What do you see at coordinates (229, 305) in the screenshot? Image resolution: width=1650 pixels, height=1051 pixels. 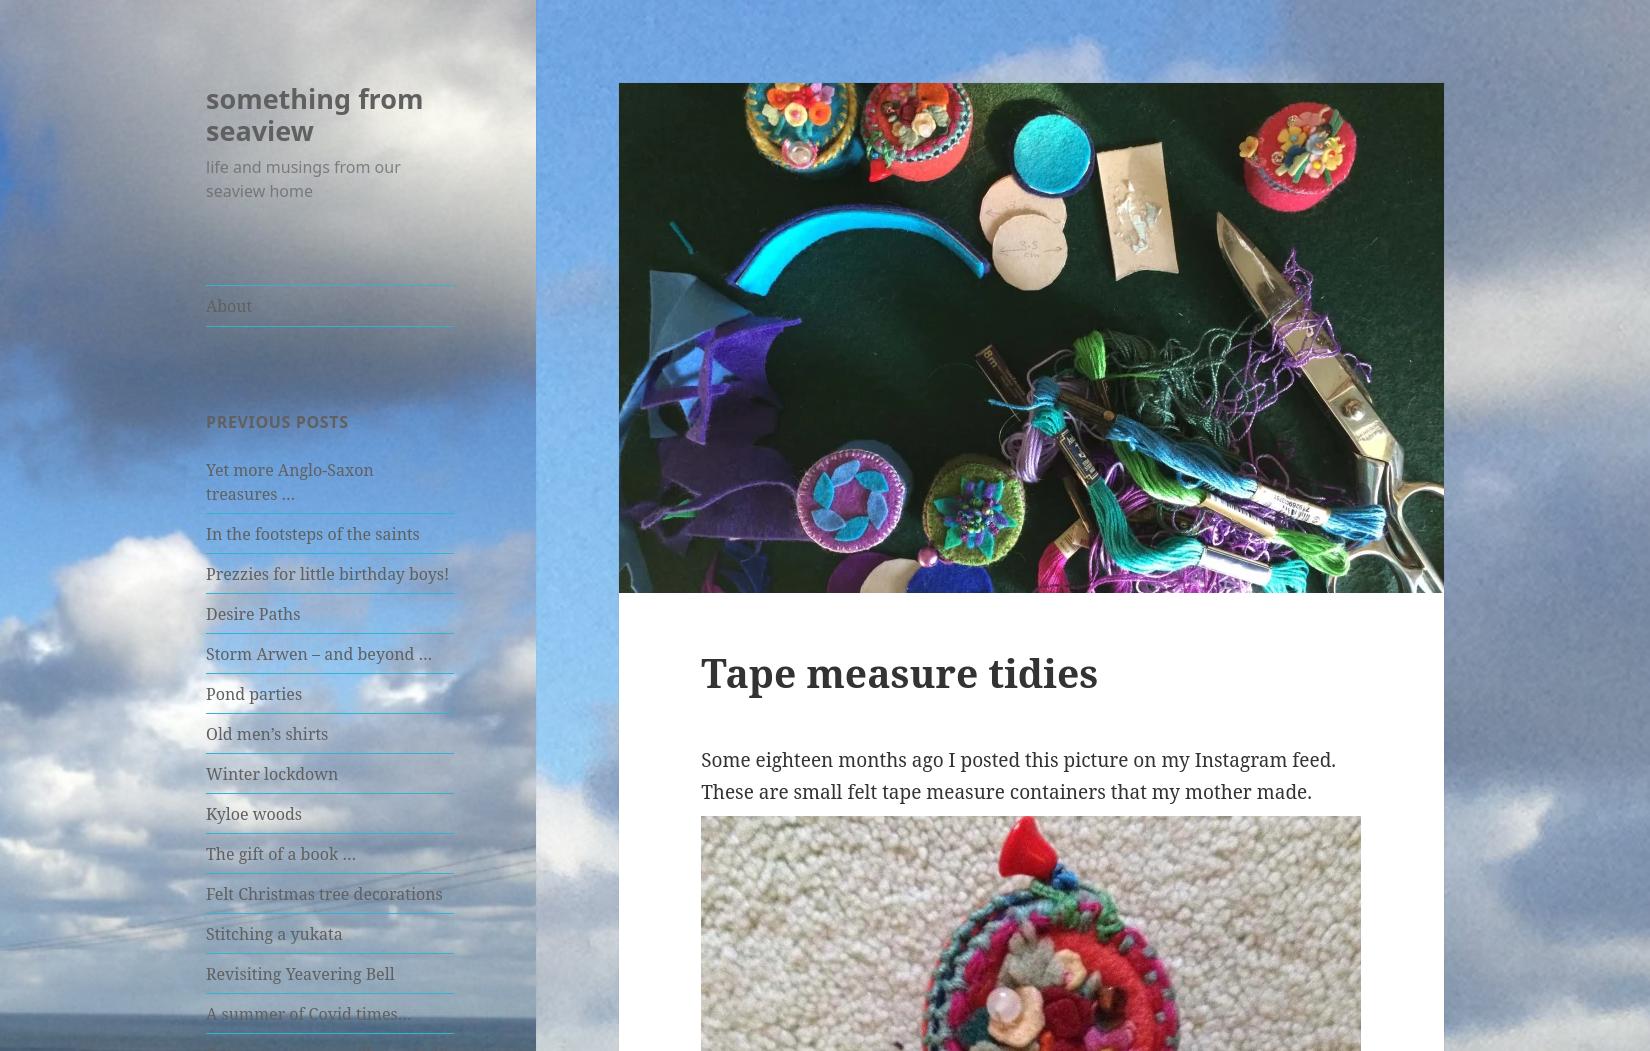 I see `'About'` at bounding box center [229, 305].